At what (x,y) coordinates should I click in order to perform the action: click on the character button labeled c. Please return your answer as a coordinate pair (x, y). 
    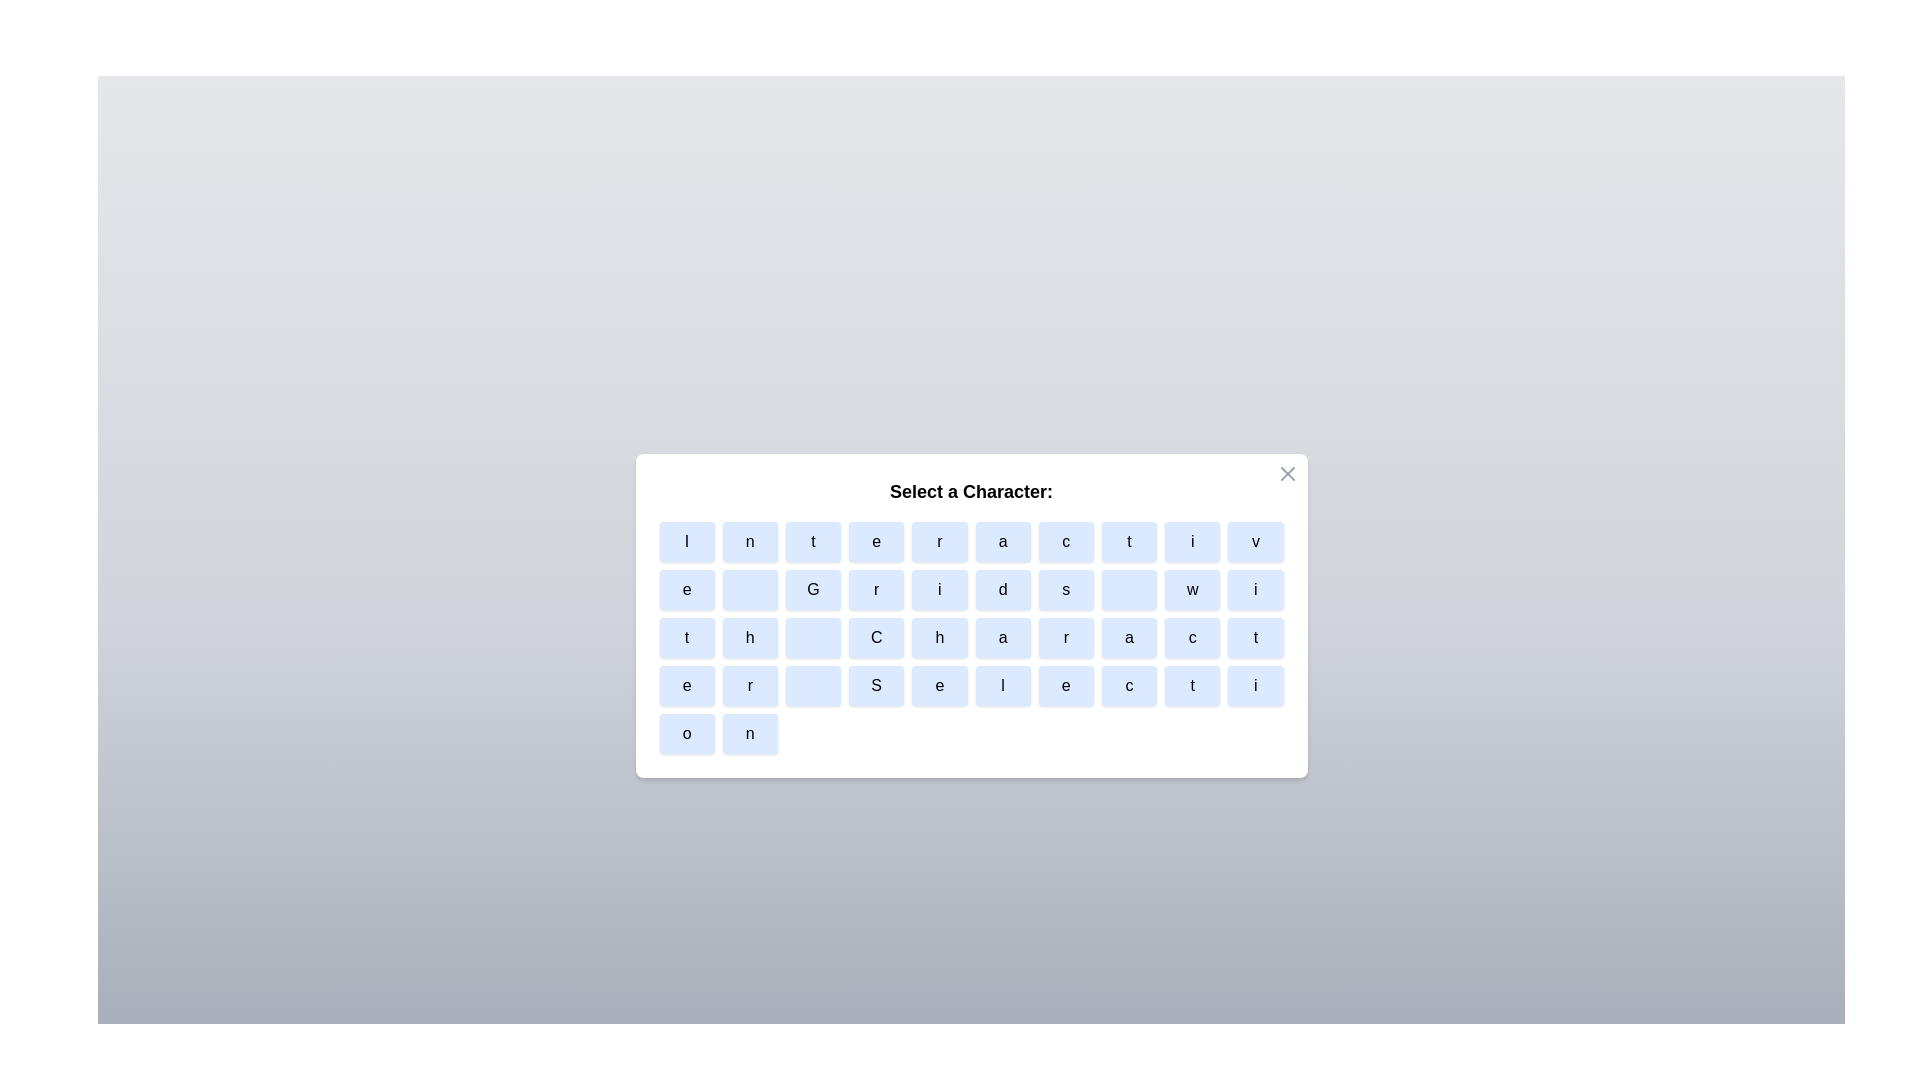
    Looking at the image, I should click on (1065, 542).